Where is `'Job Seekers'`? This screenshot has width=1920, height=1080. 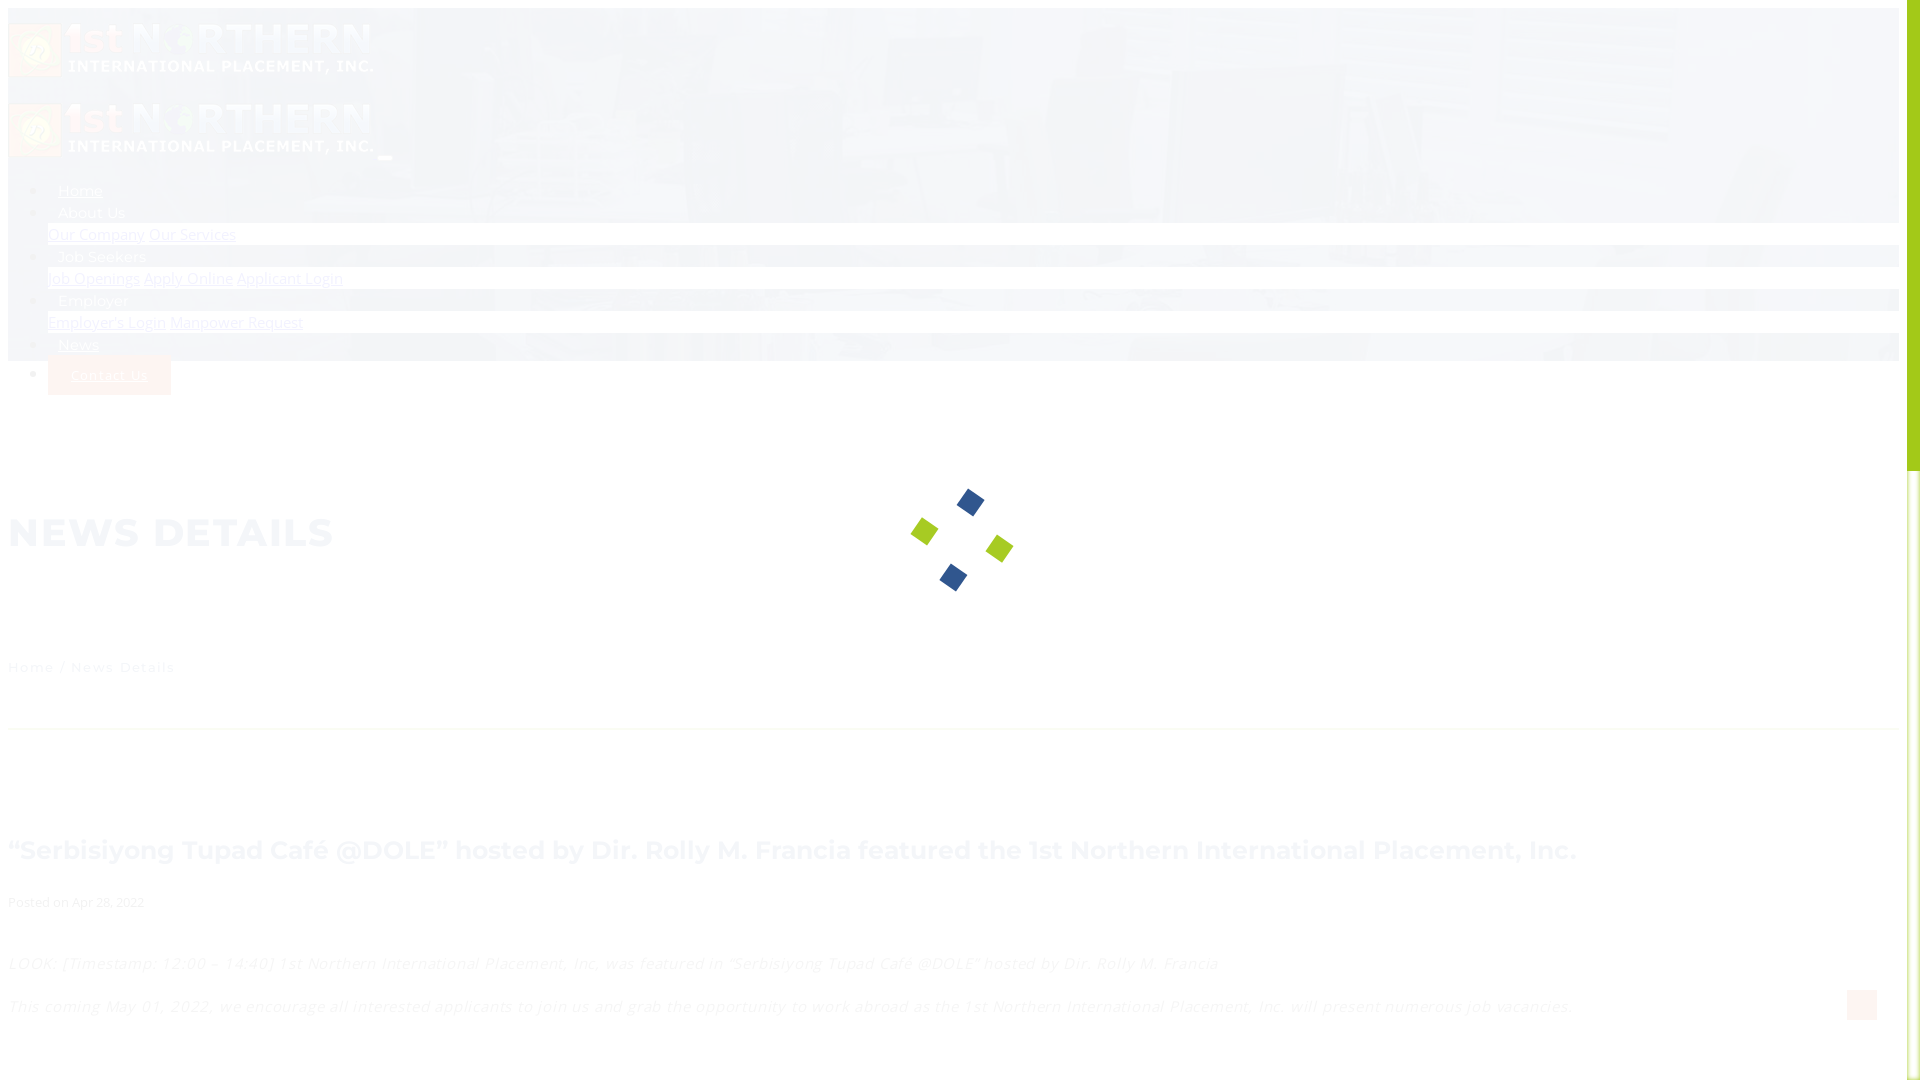 'Job Seekers' is located at coordinates (100, 256).